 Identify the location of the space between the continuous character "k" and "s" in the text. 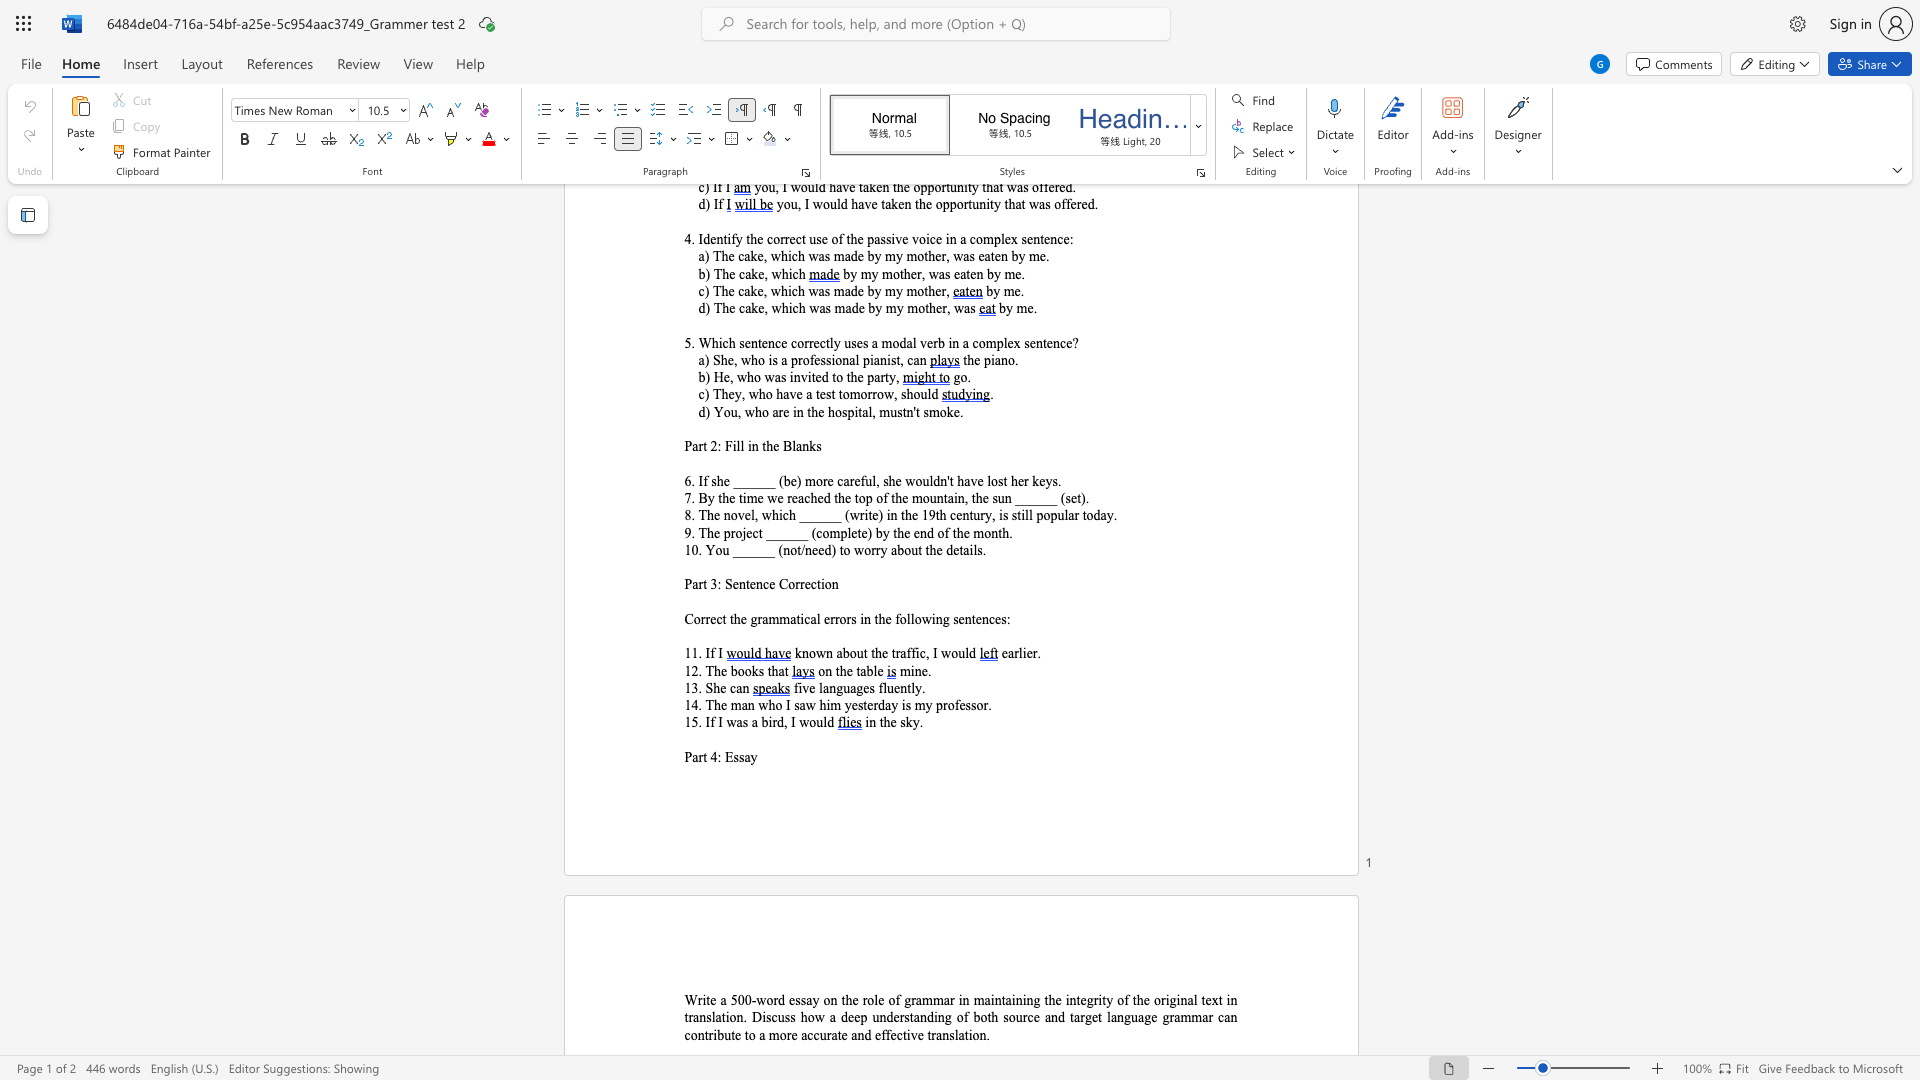
(757, 671).